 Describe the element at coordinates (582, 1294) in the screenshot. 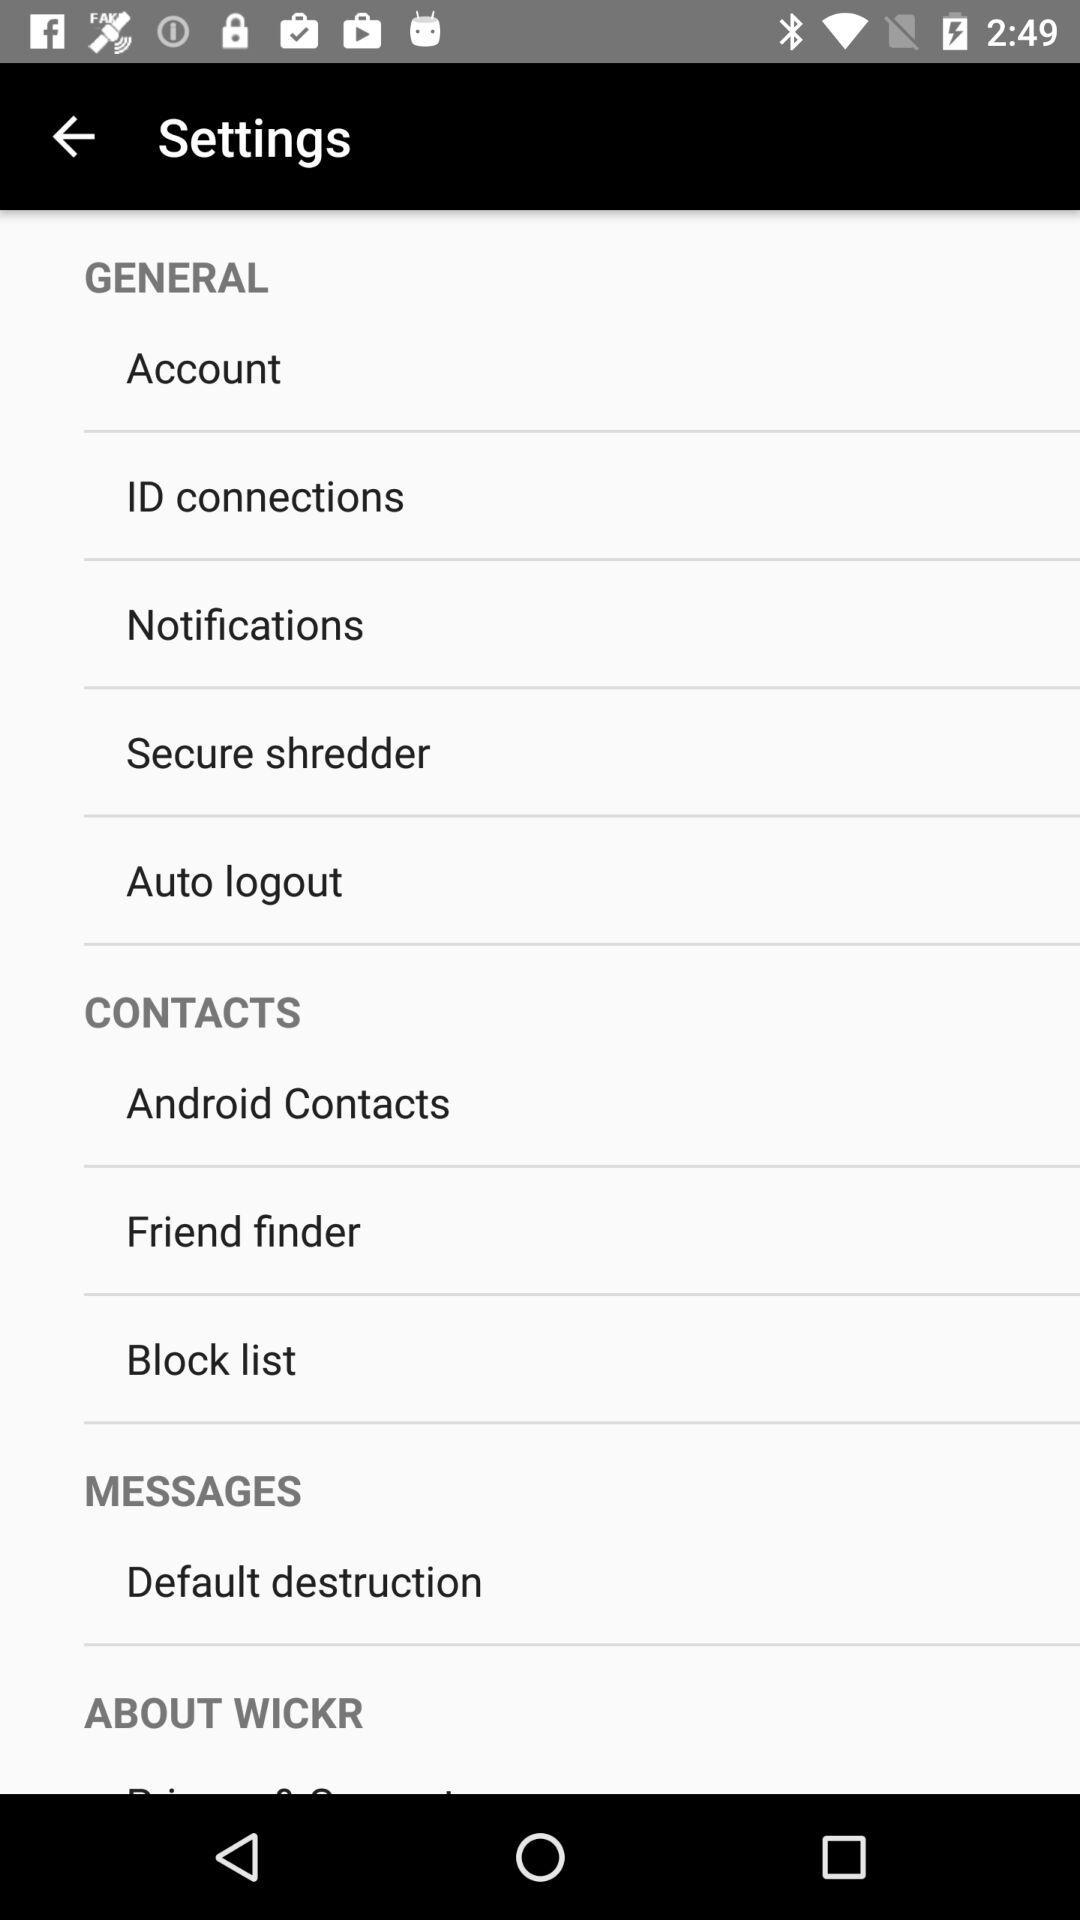

I see `item above block list icon` at that location.